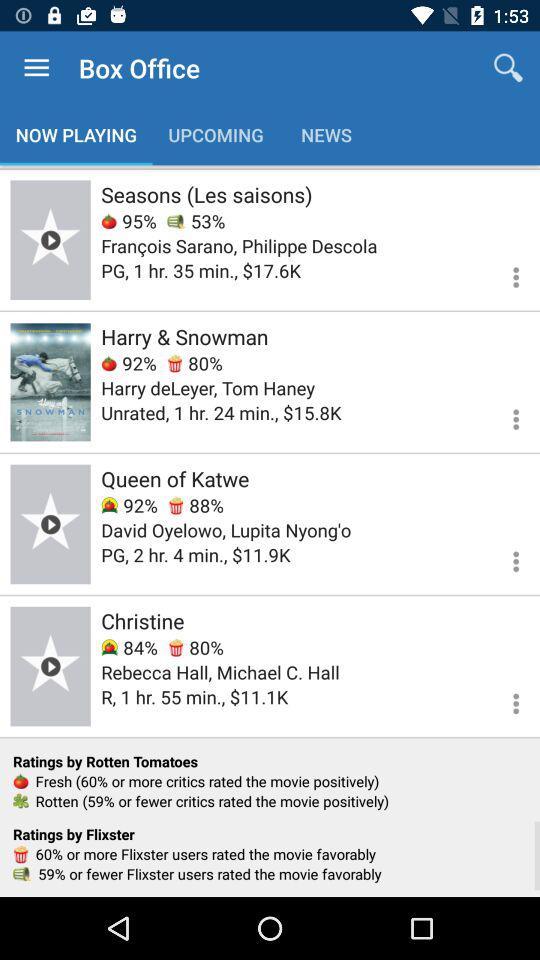  What do you see at coordinates (503, 273) in the screenshot?
I see `find out more info` at bounding box center [503, 273].